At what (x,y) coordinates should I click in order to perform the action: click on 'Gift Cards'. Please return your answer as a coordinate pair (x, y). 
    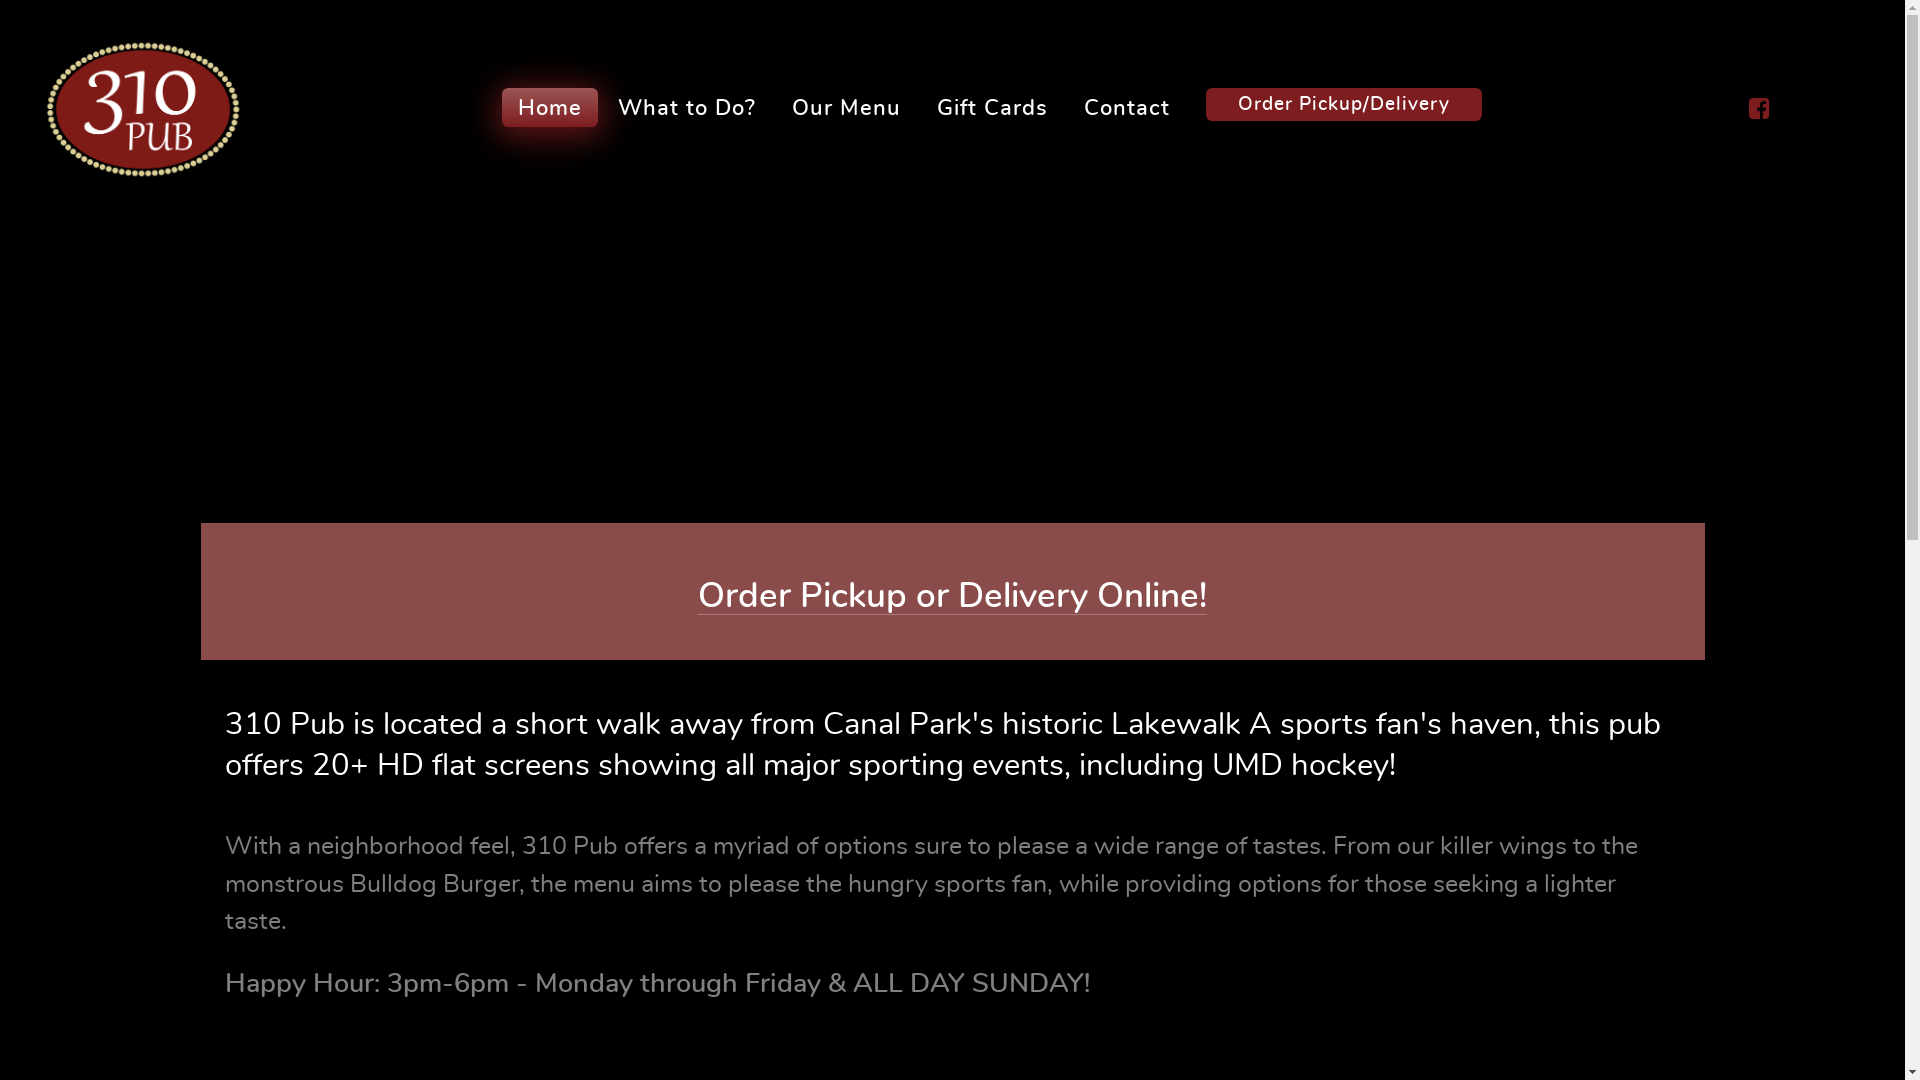
    Looking at the image, I should click on (992, 107).